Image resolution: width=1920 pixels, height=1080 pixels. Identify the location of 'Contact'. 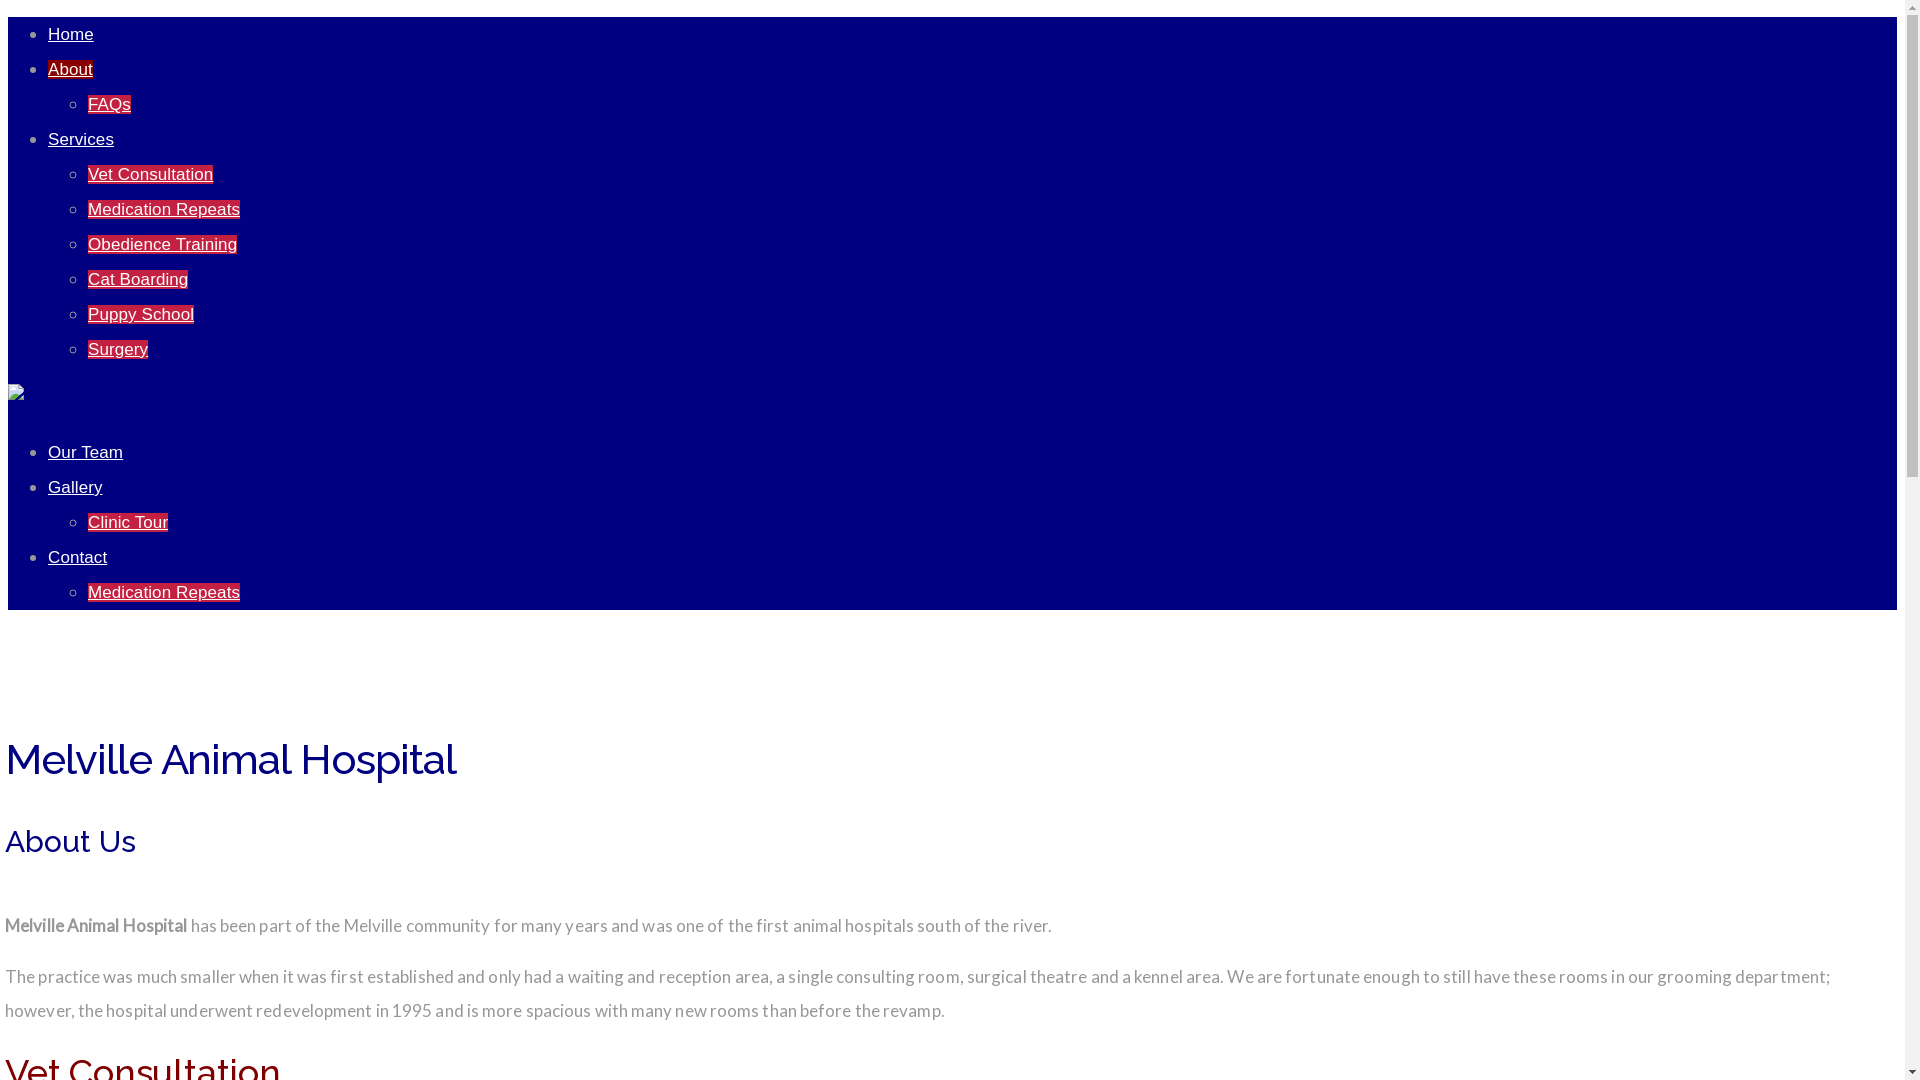
(48, 557).